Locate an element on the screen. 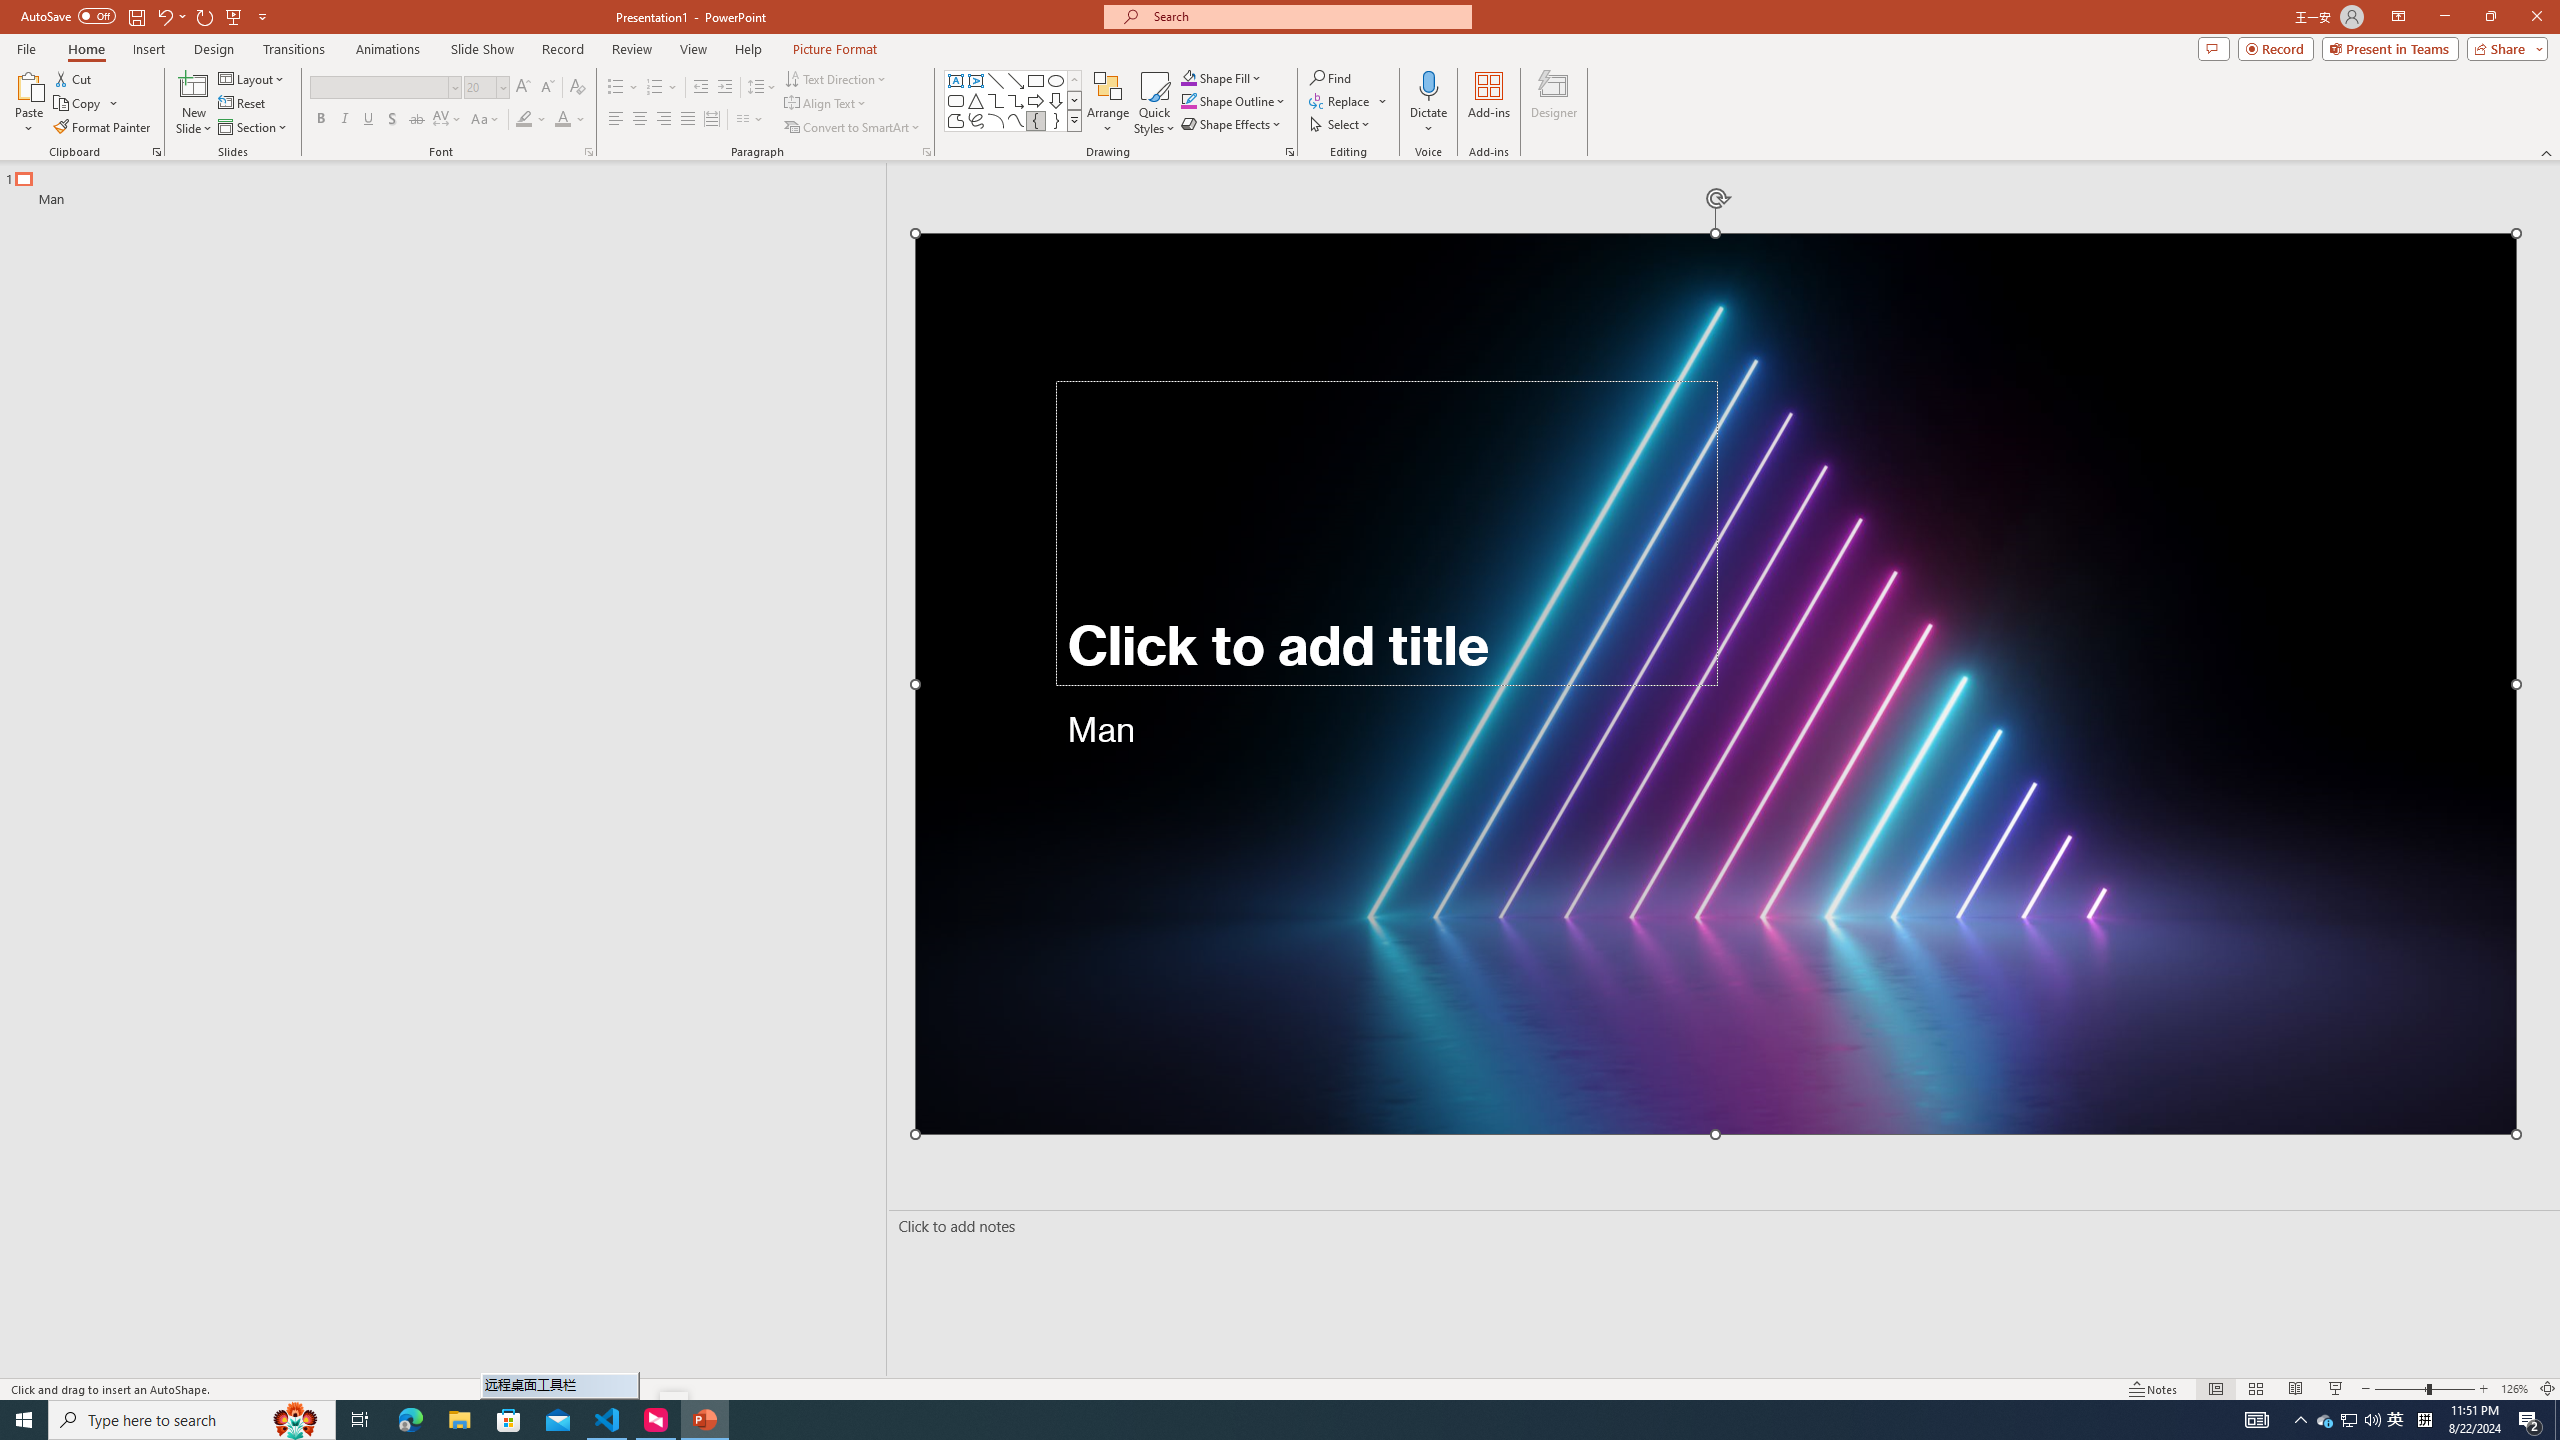 The height and width of the screenshot is (1440, 2560). 'Picture Format' is located at coordinates (835, 49).